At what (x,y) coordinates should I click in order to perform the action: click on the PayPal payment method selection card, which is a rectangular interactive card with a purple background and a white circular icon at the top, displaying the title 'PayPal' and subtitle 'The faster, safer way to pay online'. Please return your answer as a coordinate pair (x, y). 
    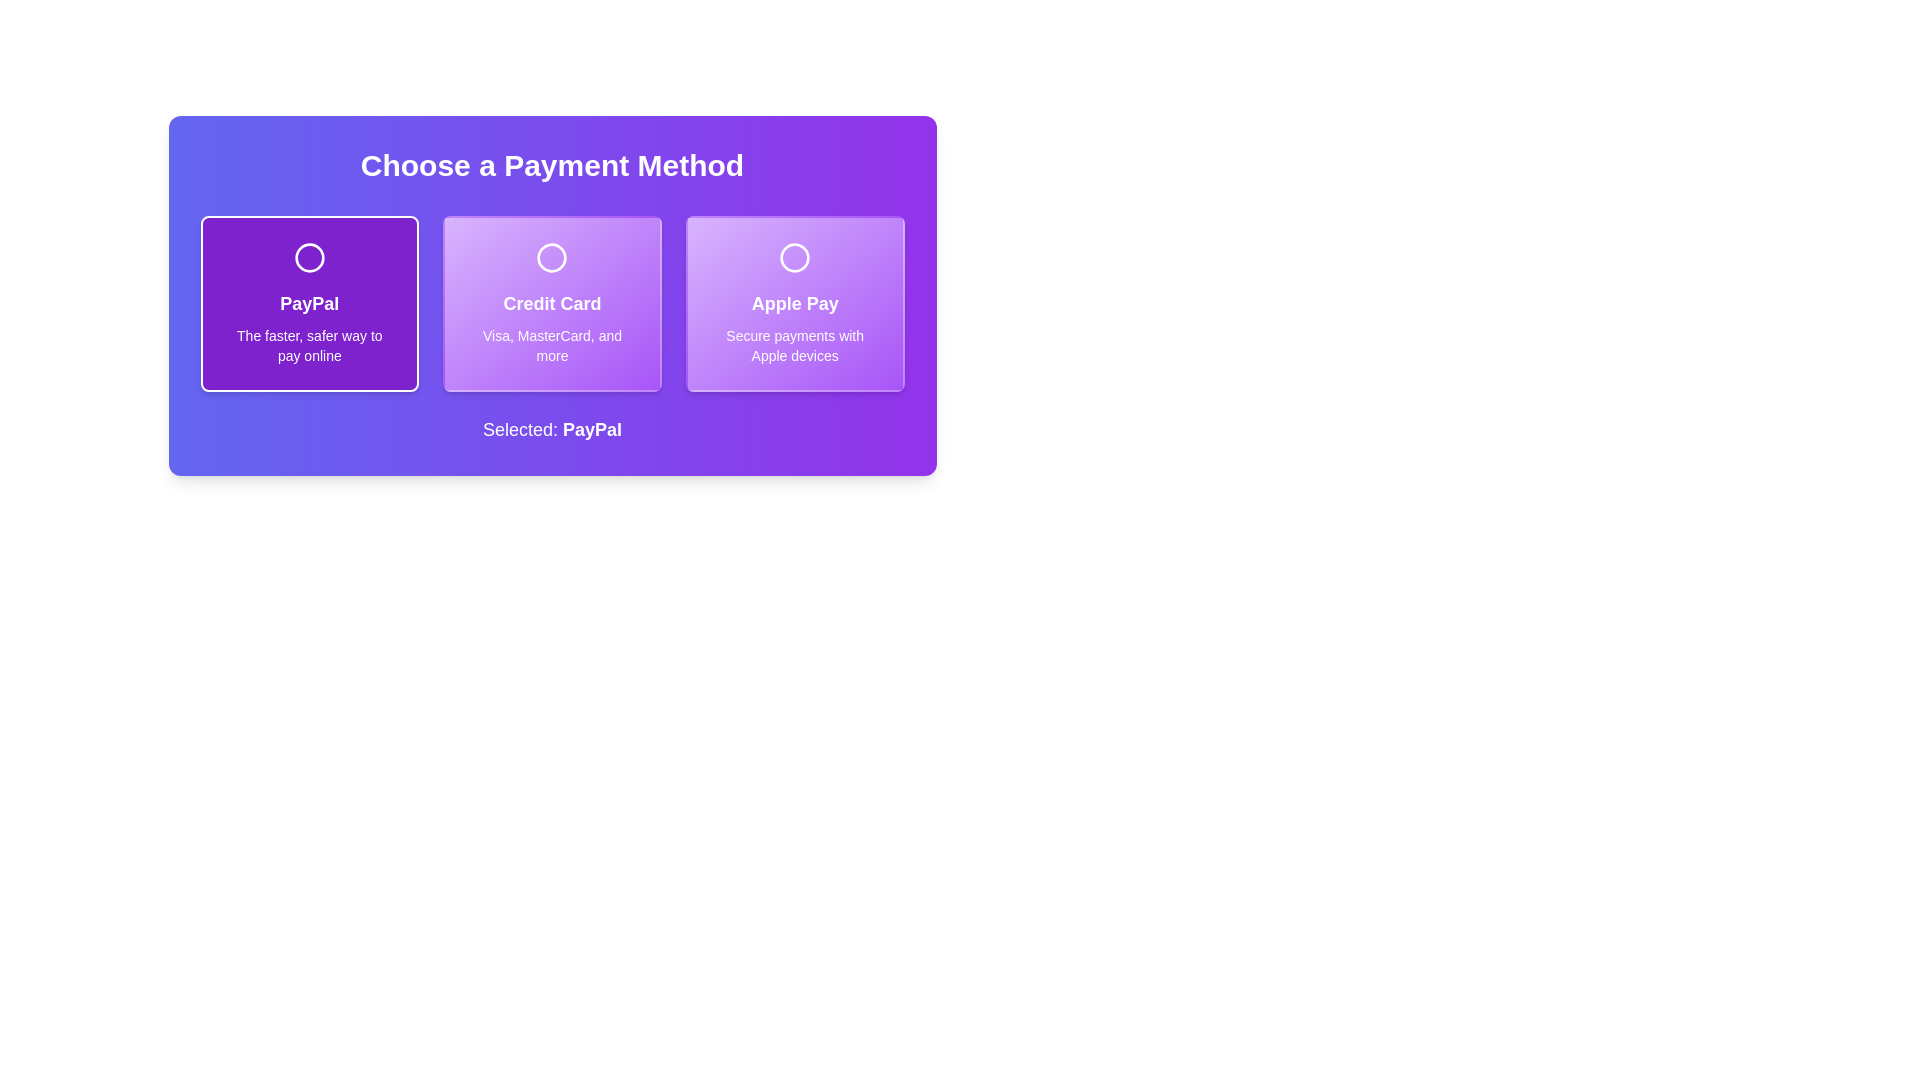
    Looking at the image, I should click on (308, 304).